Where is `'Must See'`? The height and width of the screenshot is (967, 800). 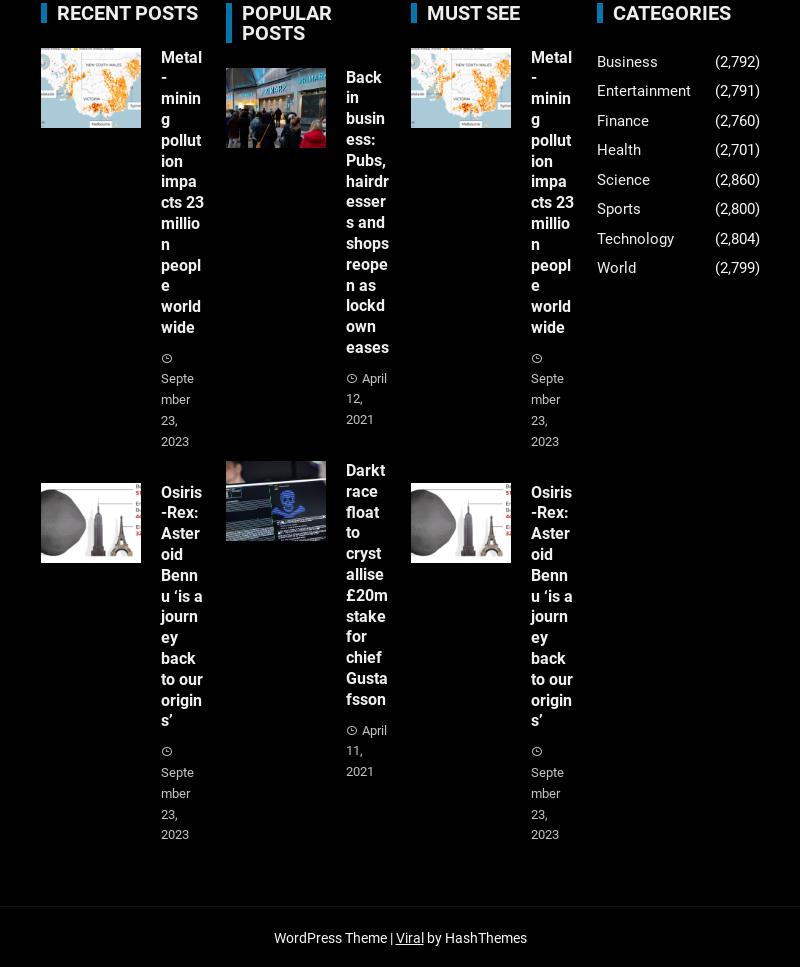
'Must See' is located at coordinates (473, 11).